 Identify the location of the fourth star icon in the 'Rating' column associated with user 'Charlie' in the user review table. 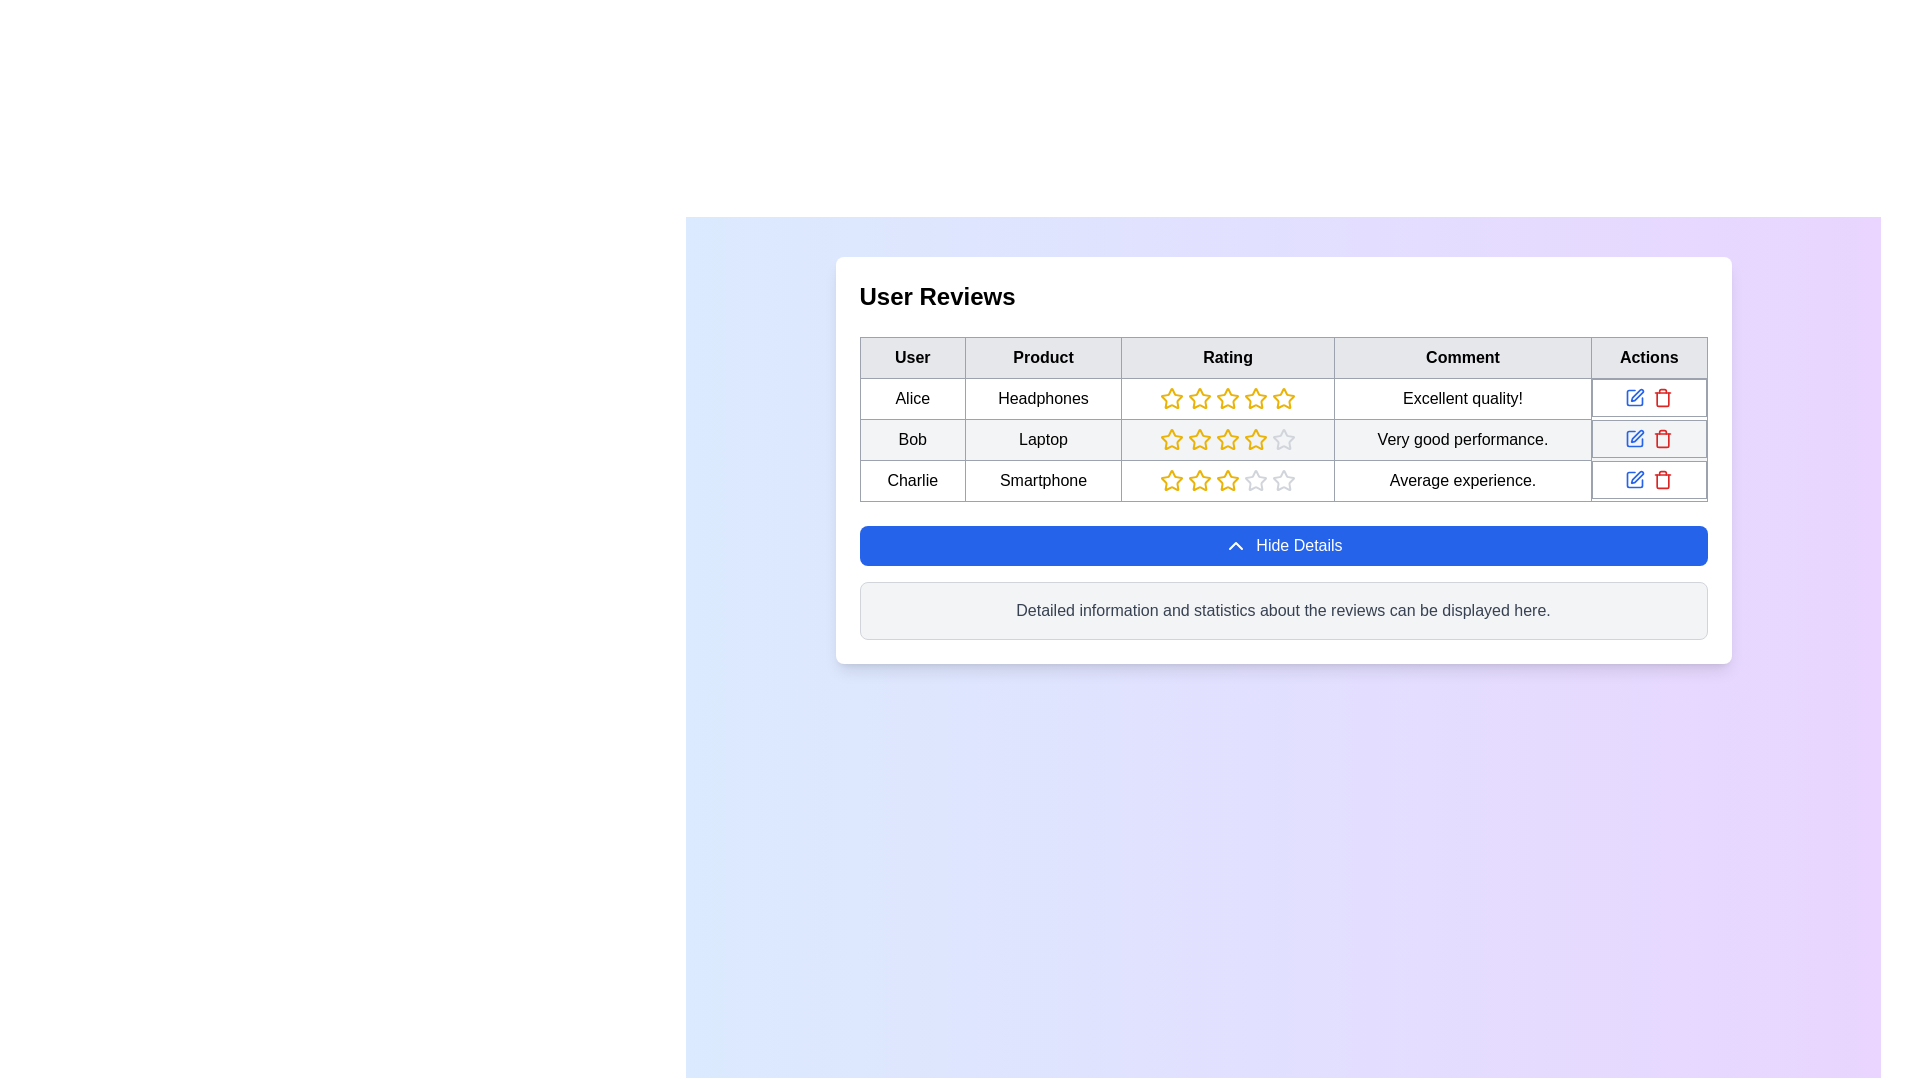
(1171, 481).